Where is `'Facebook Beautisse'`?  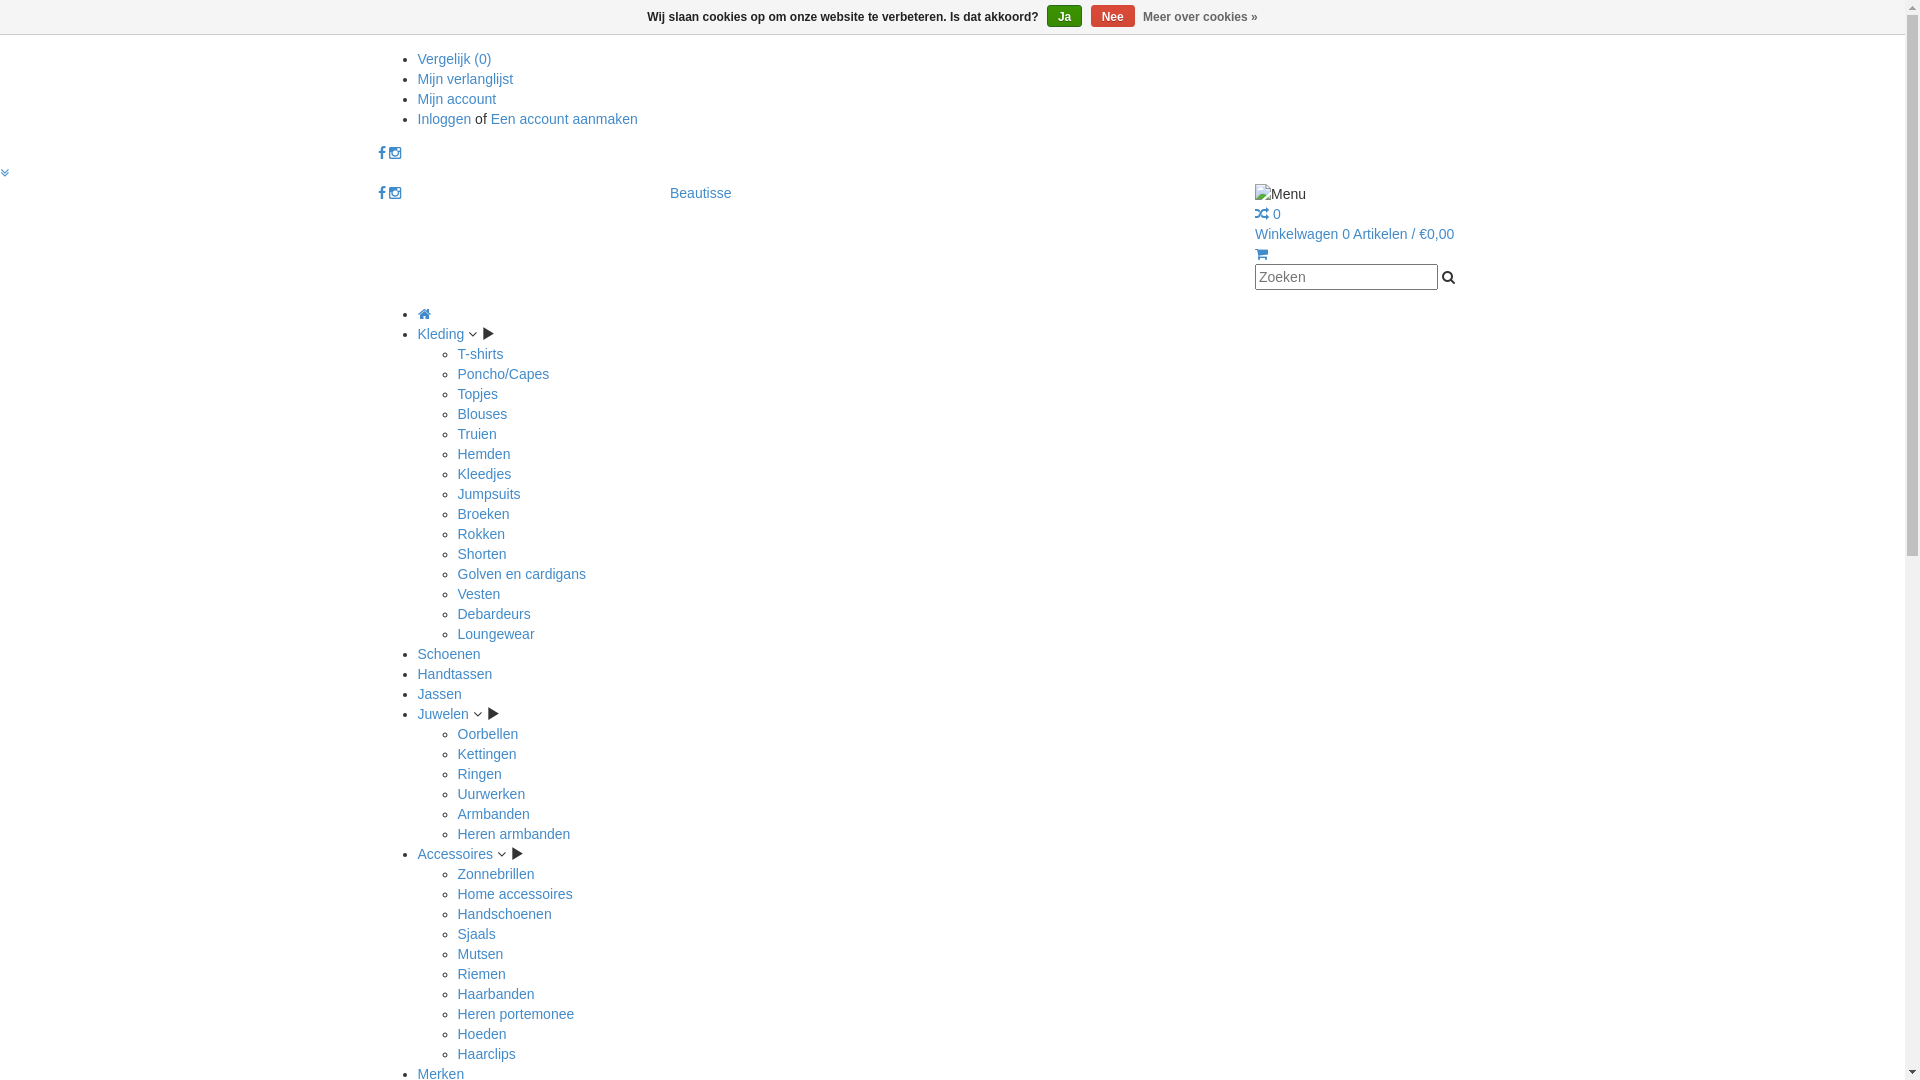
'Facebook Beautisse' is located at coordinates (382, 152).